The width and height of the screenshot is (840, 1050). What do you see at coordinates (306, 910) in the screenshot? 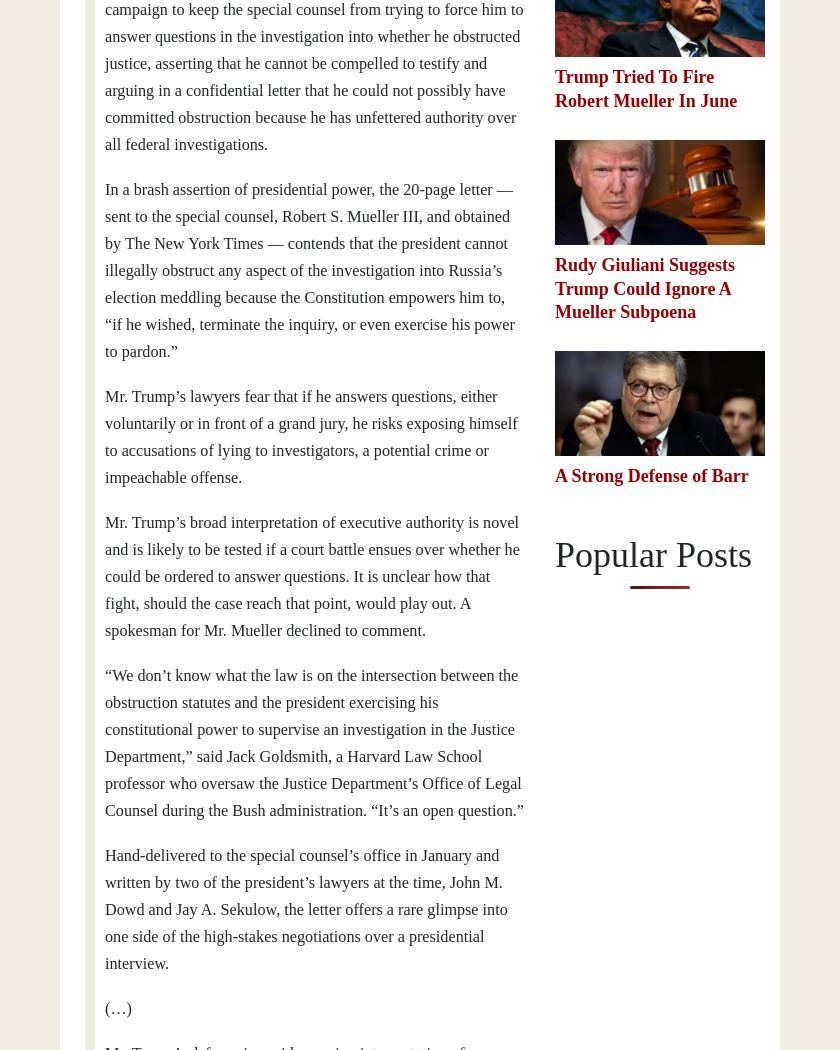
I see `'Hand-delivered to the special counsel’s office in January and written by two of the president’s lawyers at the time, John M. Dowd and Jay A. Sekulow, the letter offers a rare glimpse into one side of the high-stakes negotiations over a presidential interview.'` at bounding box center [306, 910].